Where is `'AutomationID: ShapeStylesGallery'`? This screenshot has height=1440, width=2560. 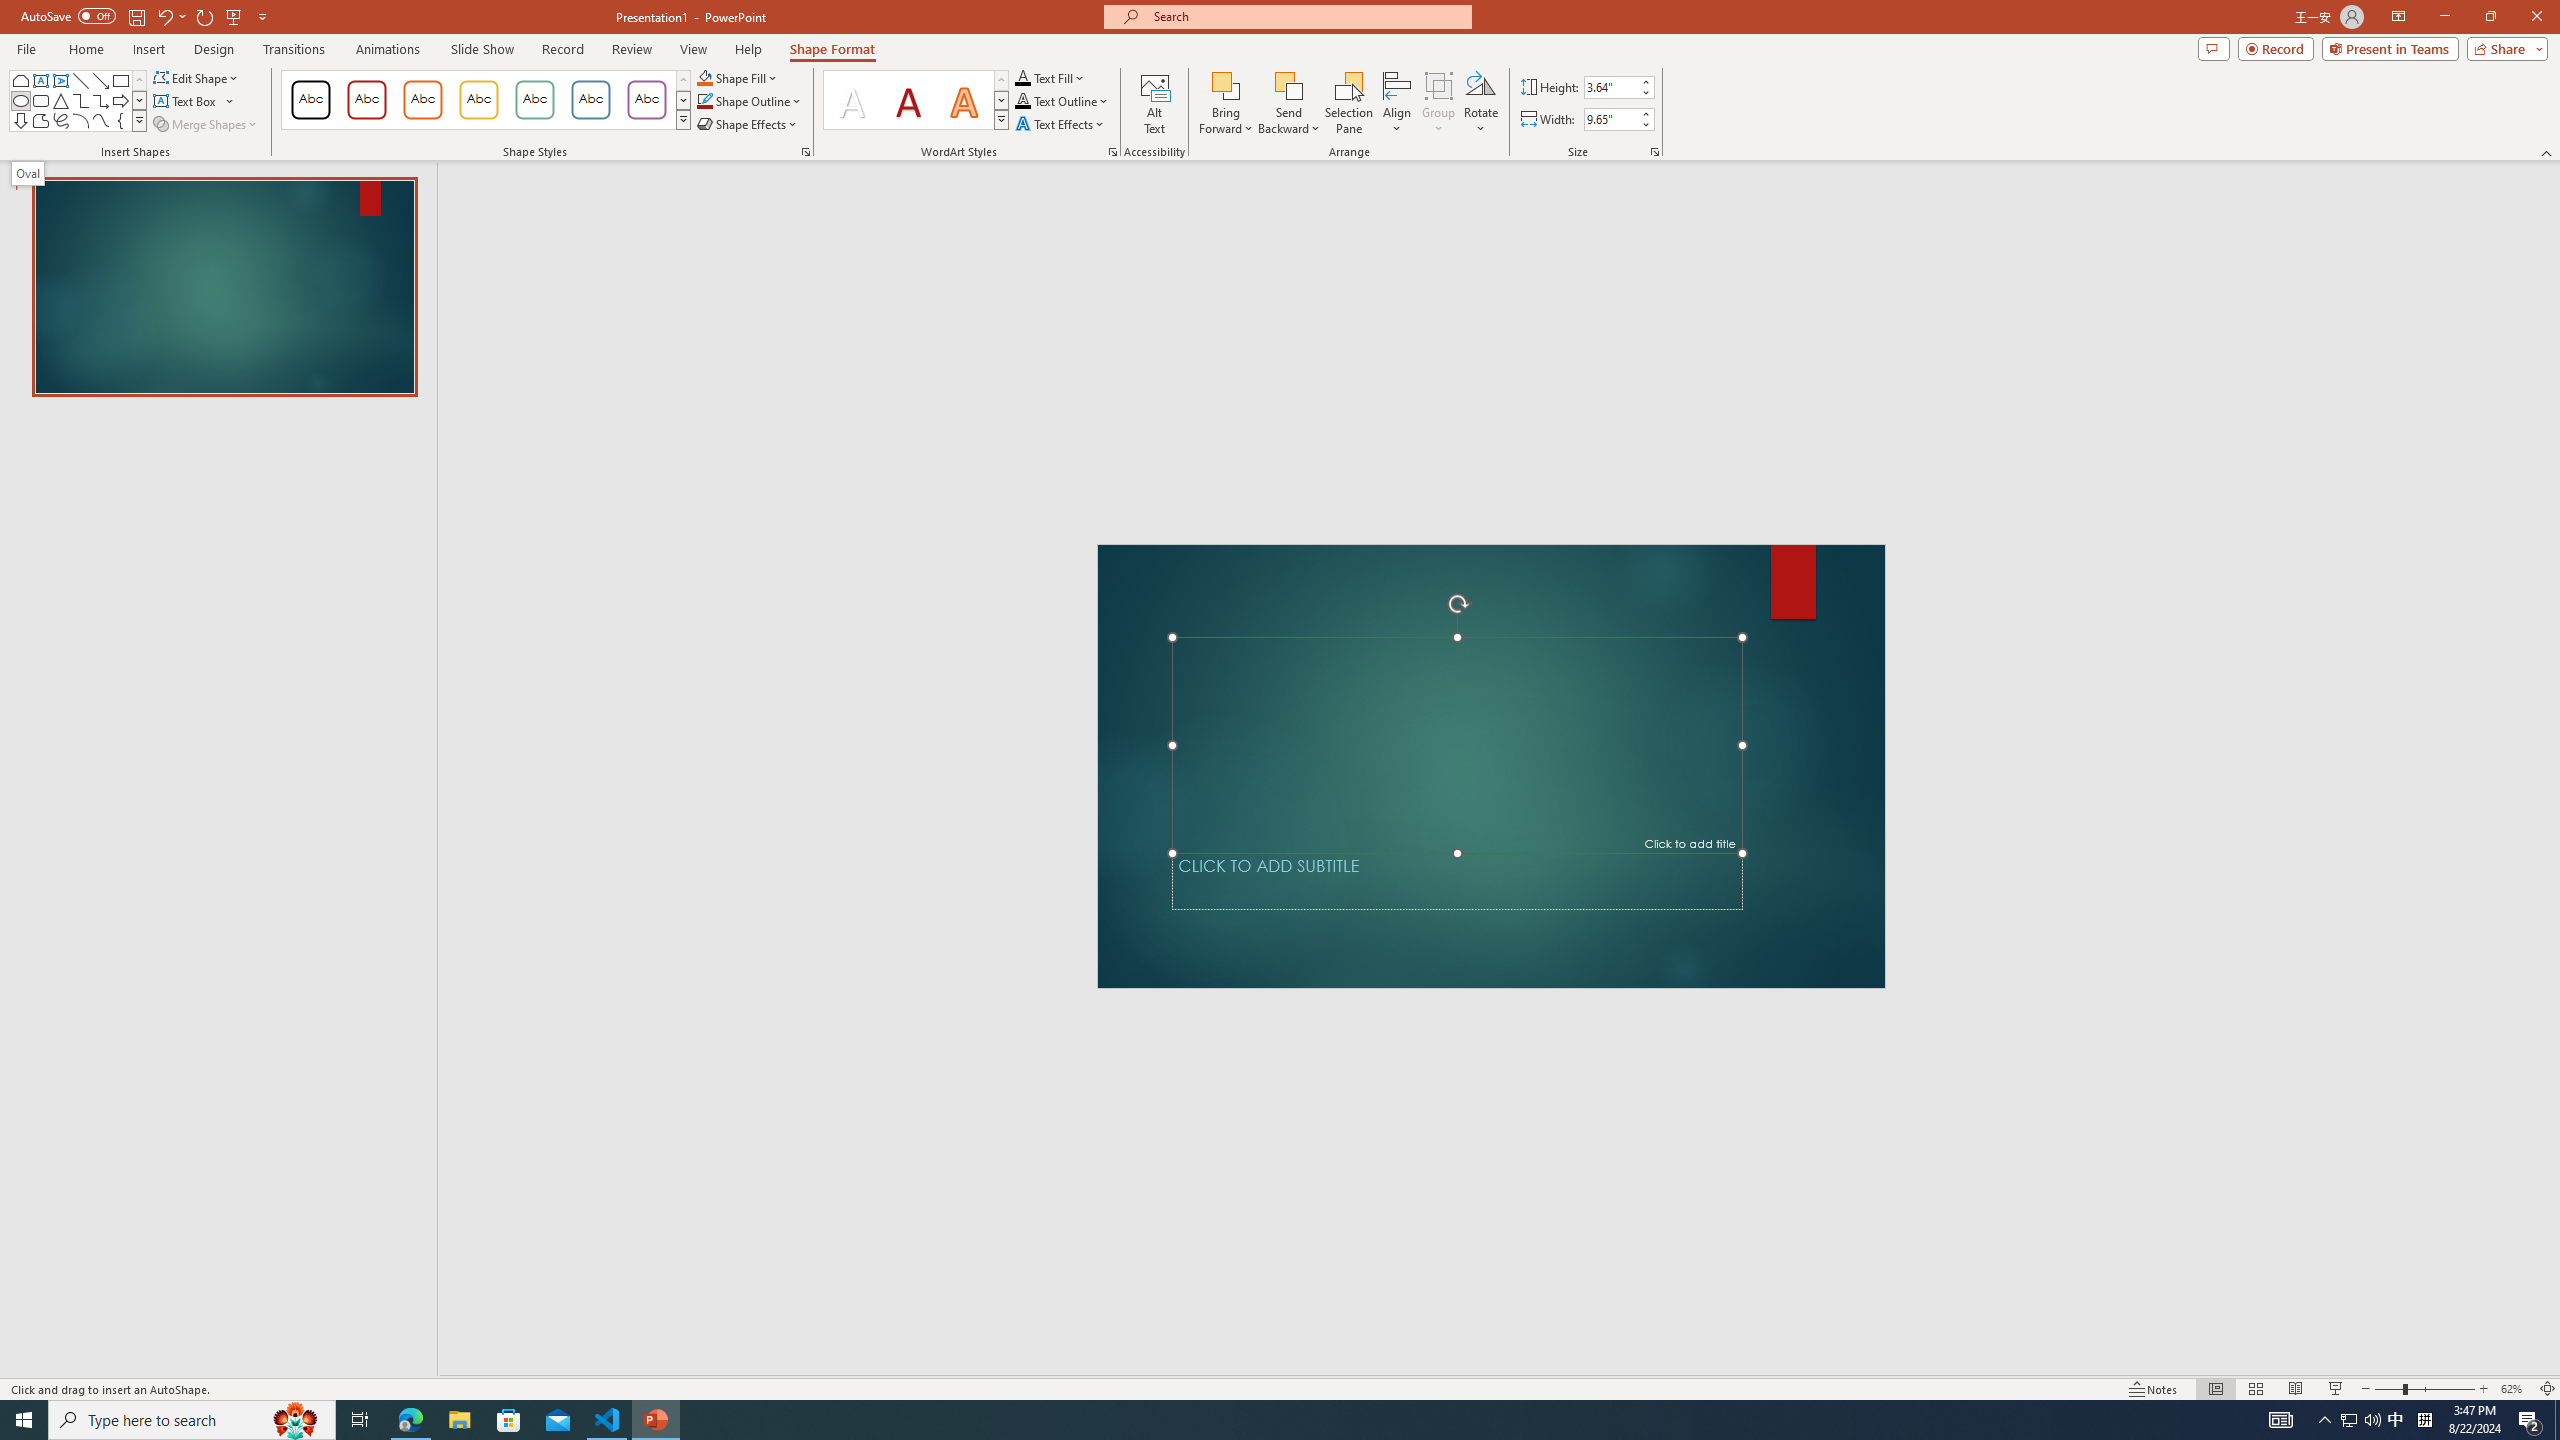
'AutomationID: ShapeStylesGallery' is located at coordinates (485, 99).